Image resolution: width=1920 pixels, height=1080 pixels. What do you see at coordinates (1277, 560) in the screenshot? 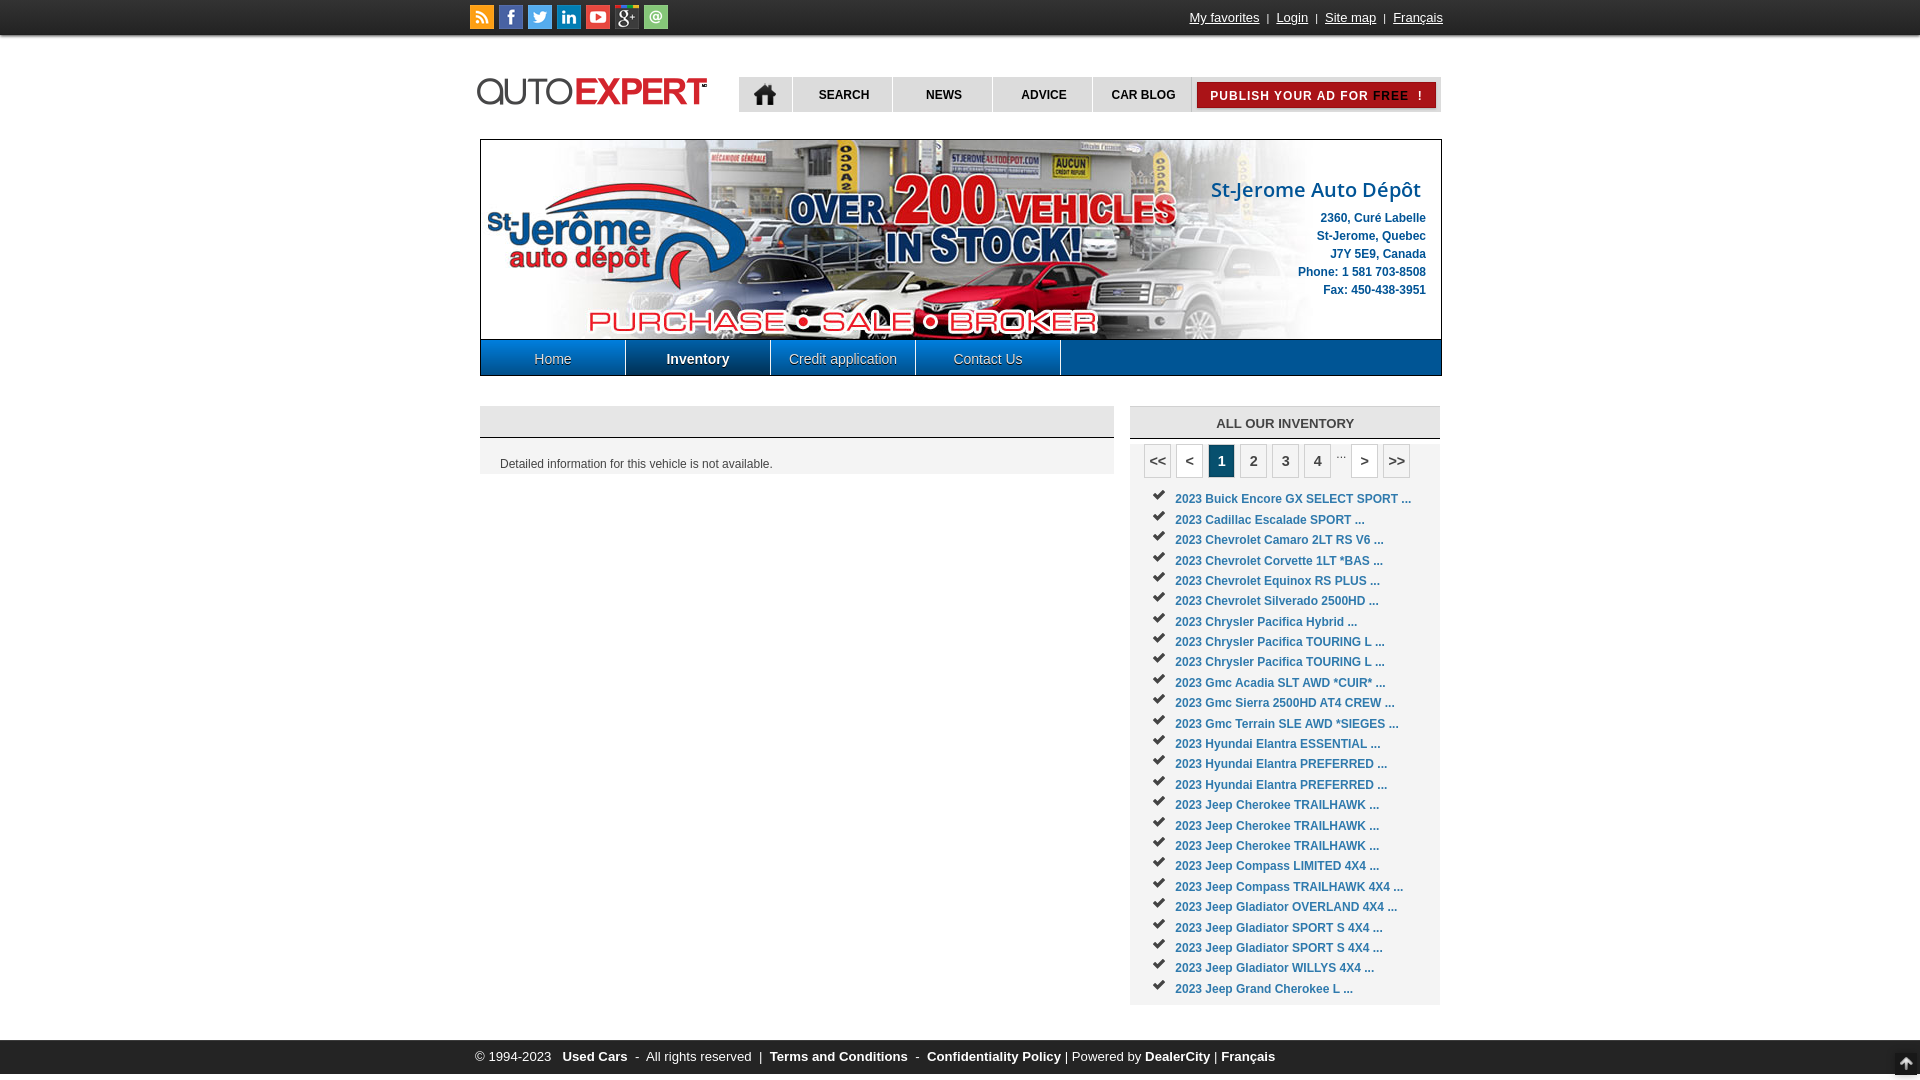
I see `'2023 Chevrolet Corvette 1LT *BAS ...'` at bounding box center [1277, 560].